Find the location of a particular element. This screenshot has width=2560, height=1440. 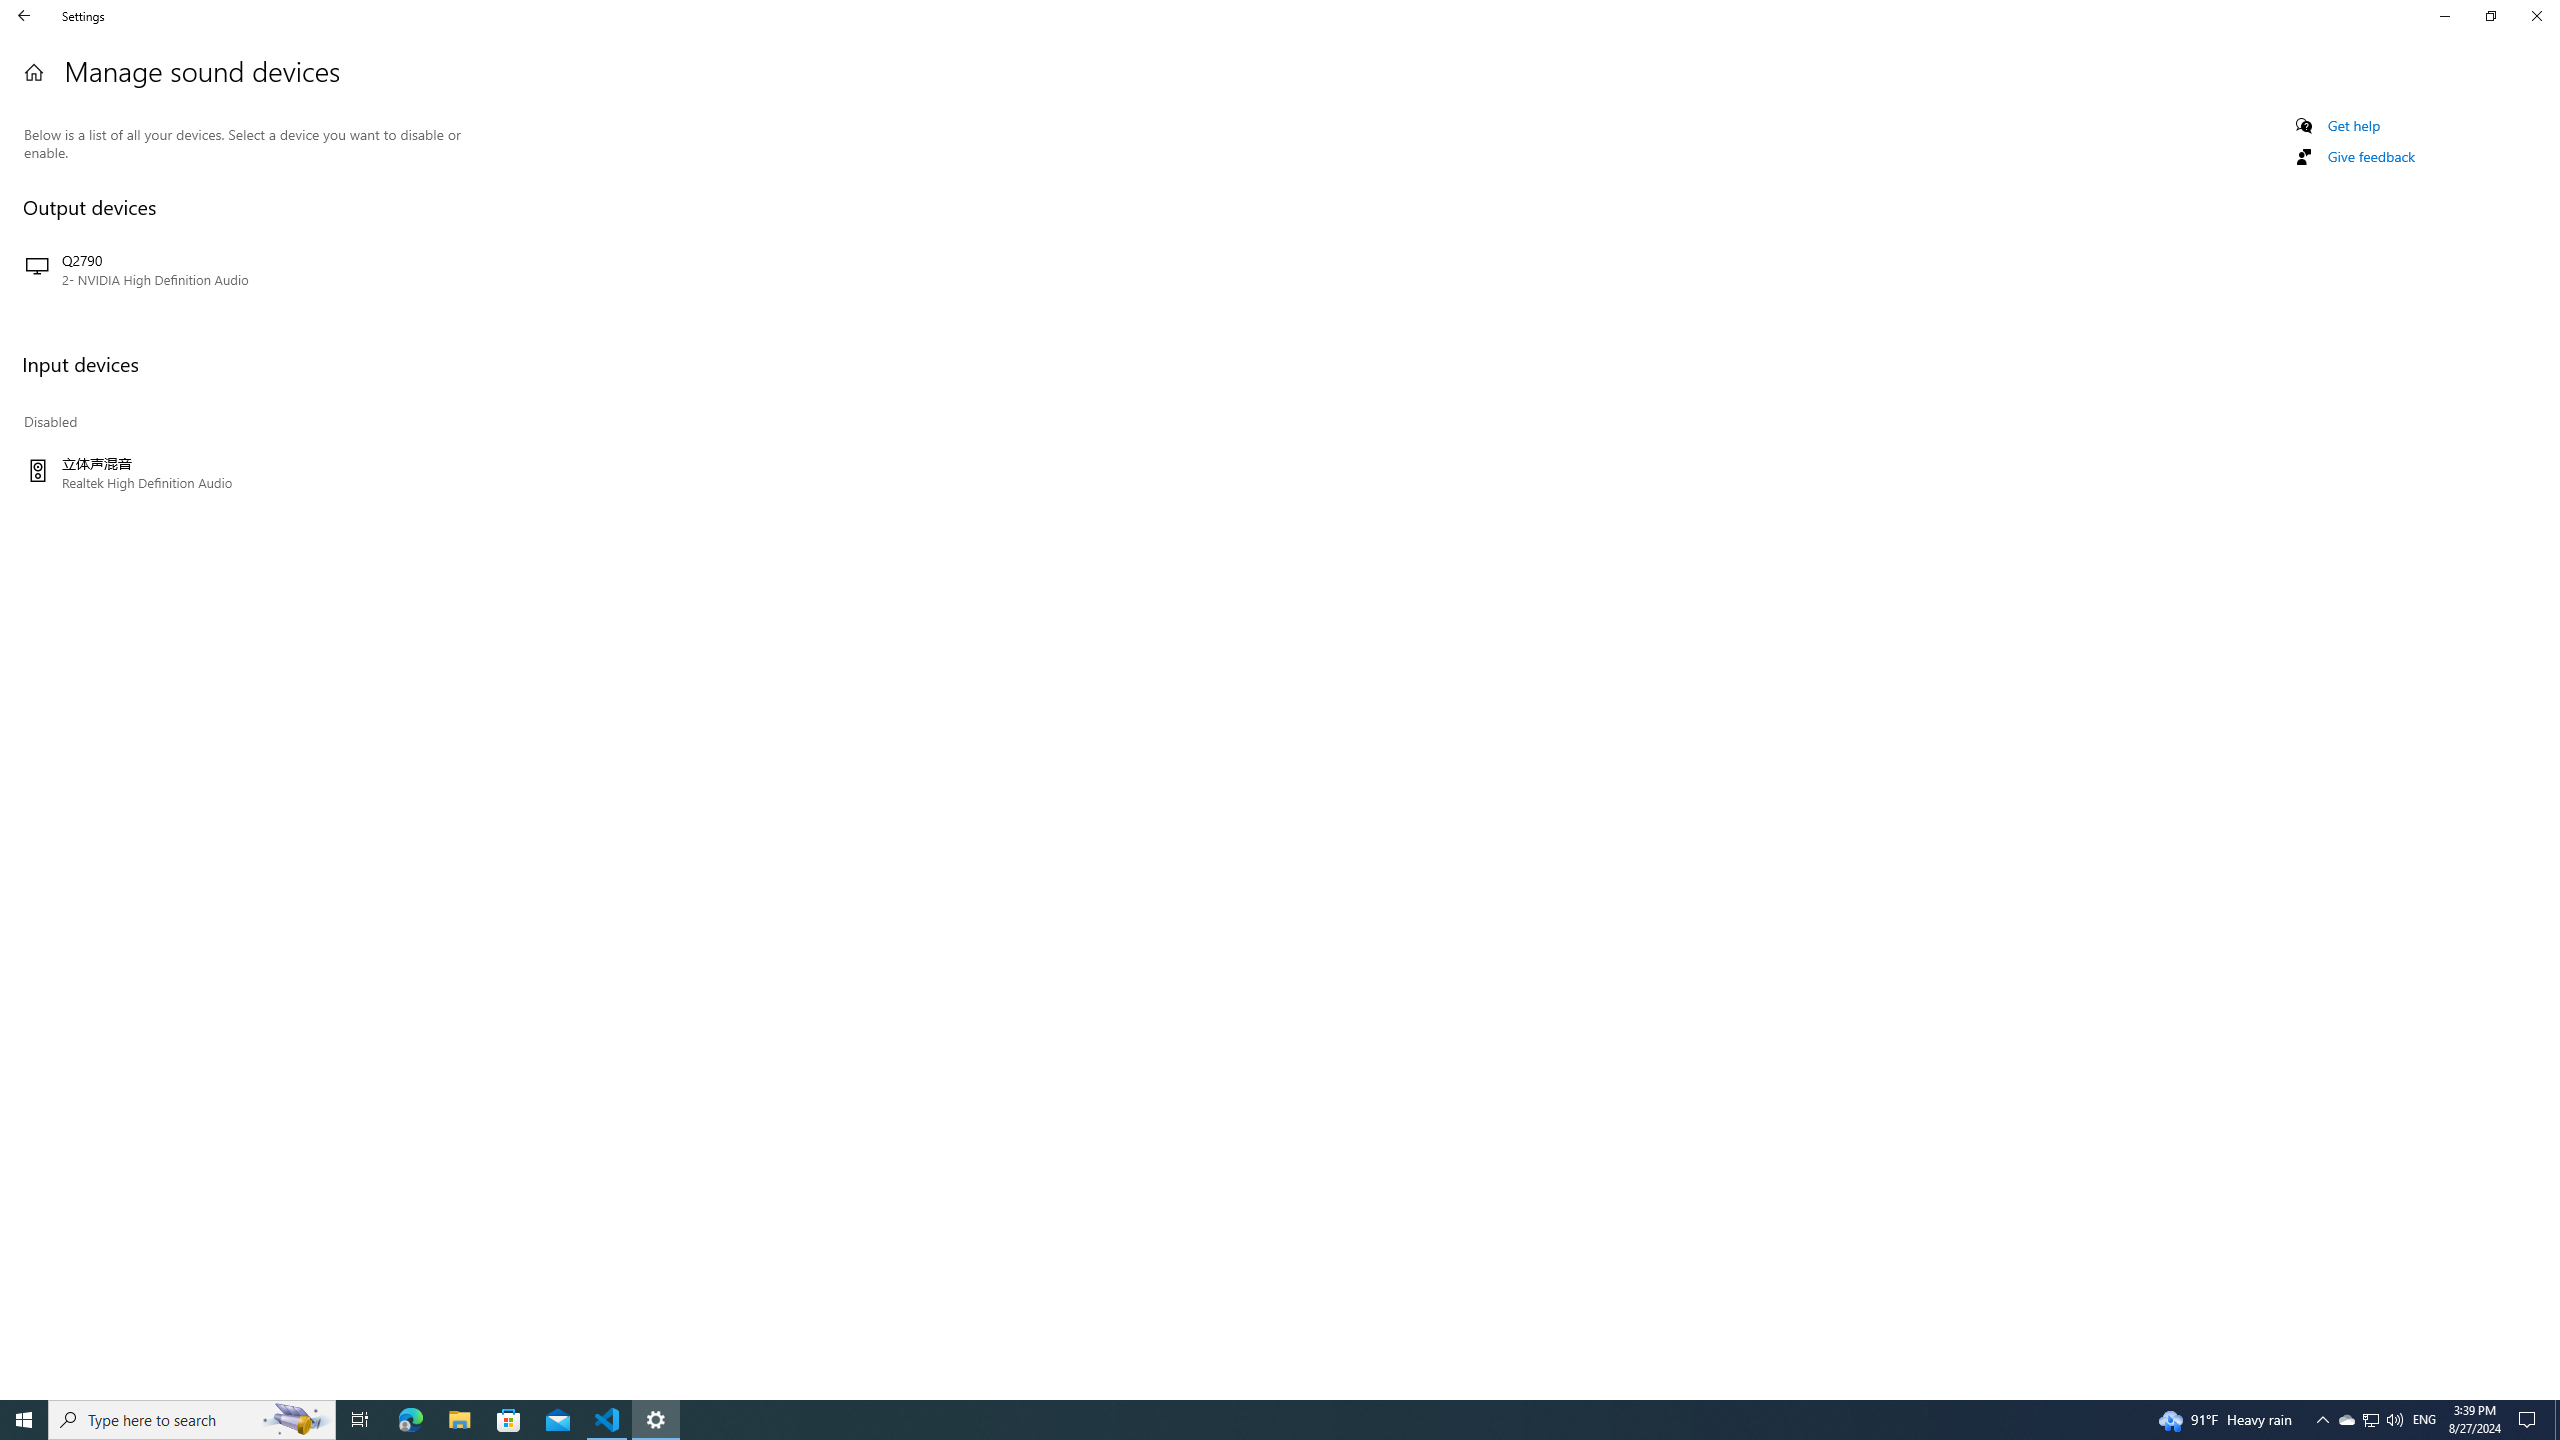

'Q2790 2- NVIDIA High Definition Audio' is located at coordinates (240, 269).